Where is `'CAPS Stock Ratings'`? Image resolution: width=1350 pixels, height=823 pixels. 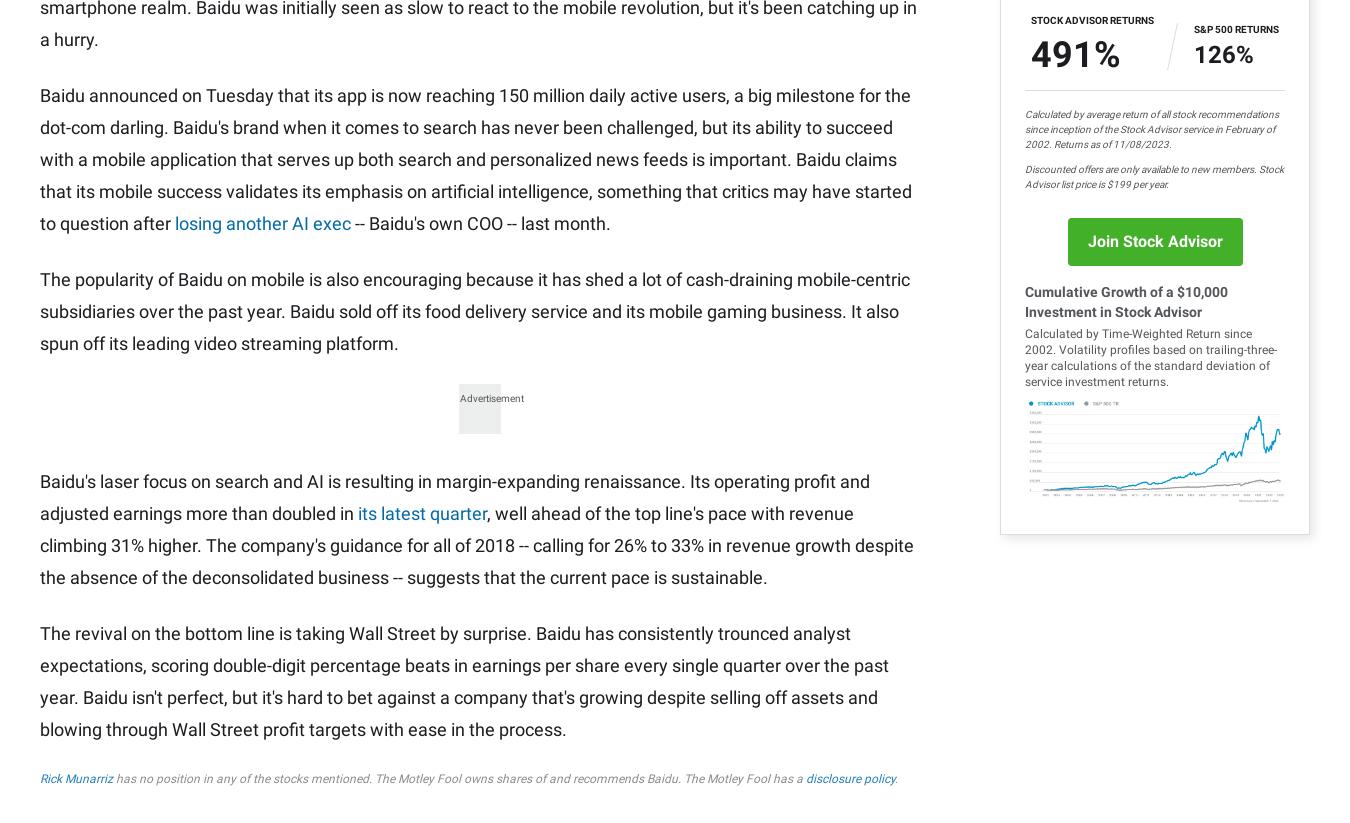 'CAPS Stock Ratings' is located at coordinates (1010, 123).